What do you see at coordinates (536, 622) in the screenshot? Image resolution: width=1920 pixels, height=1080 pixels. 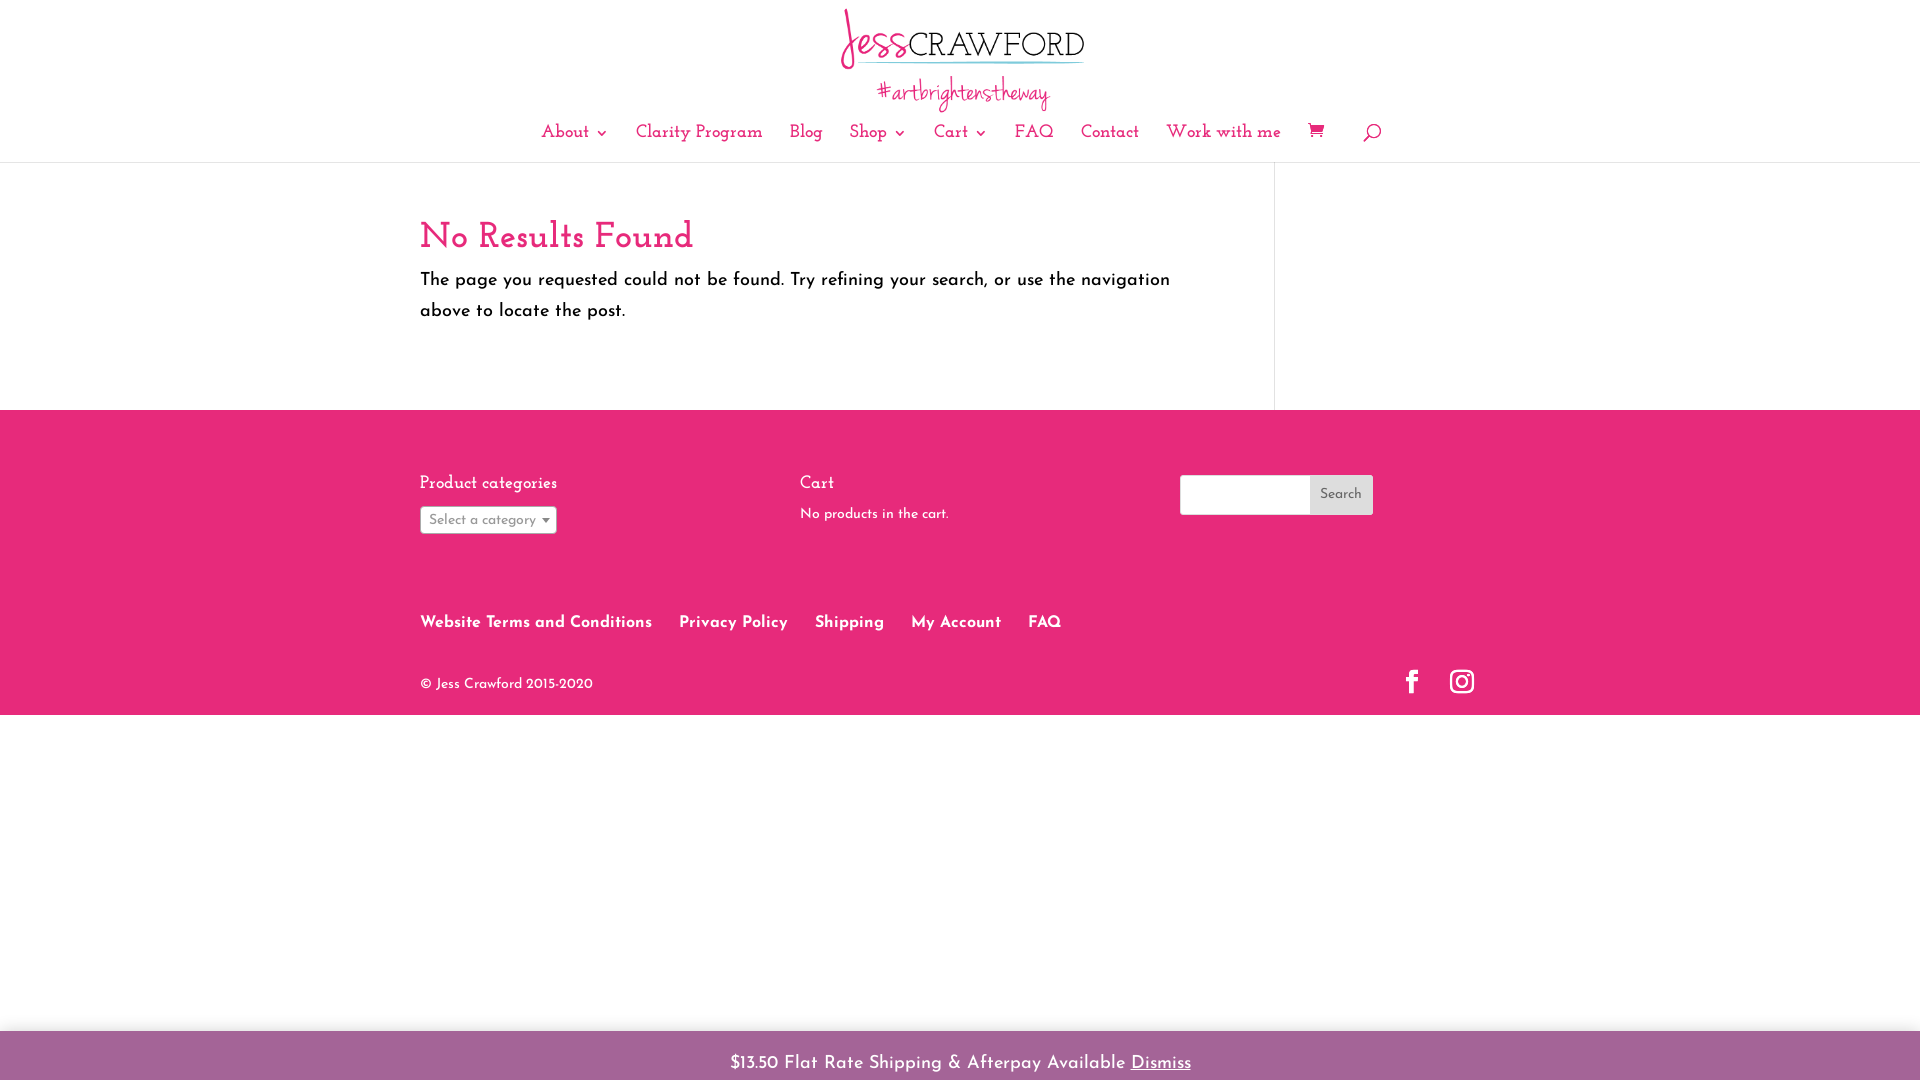 I see `'Website Terms and Conditions'` at bounding box center [536, 622].